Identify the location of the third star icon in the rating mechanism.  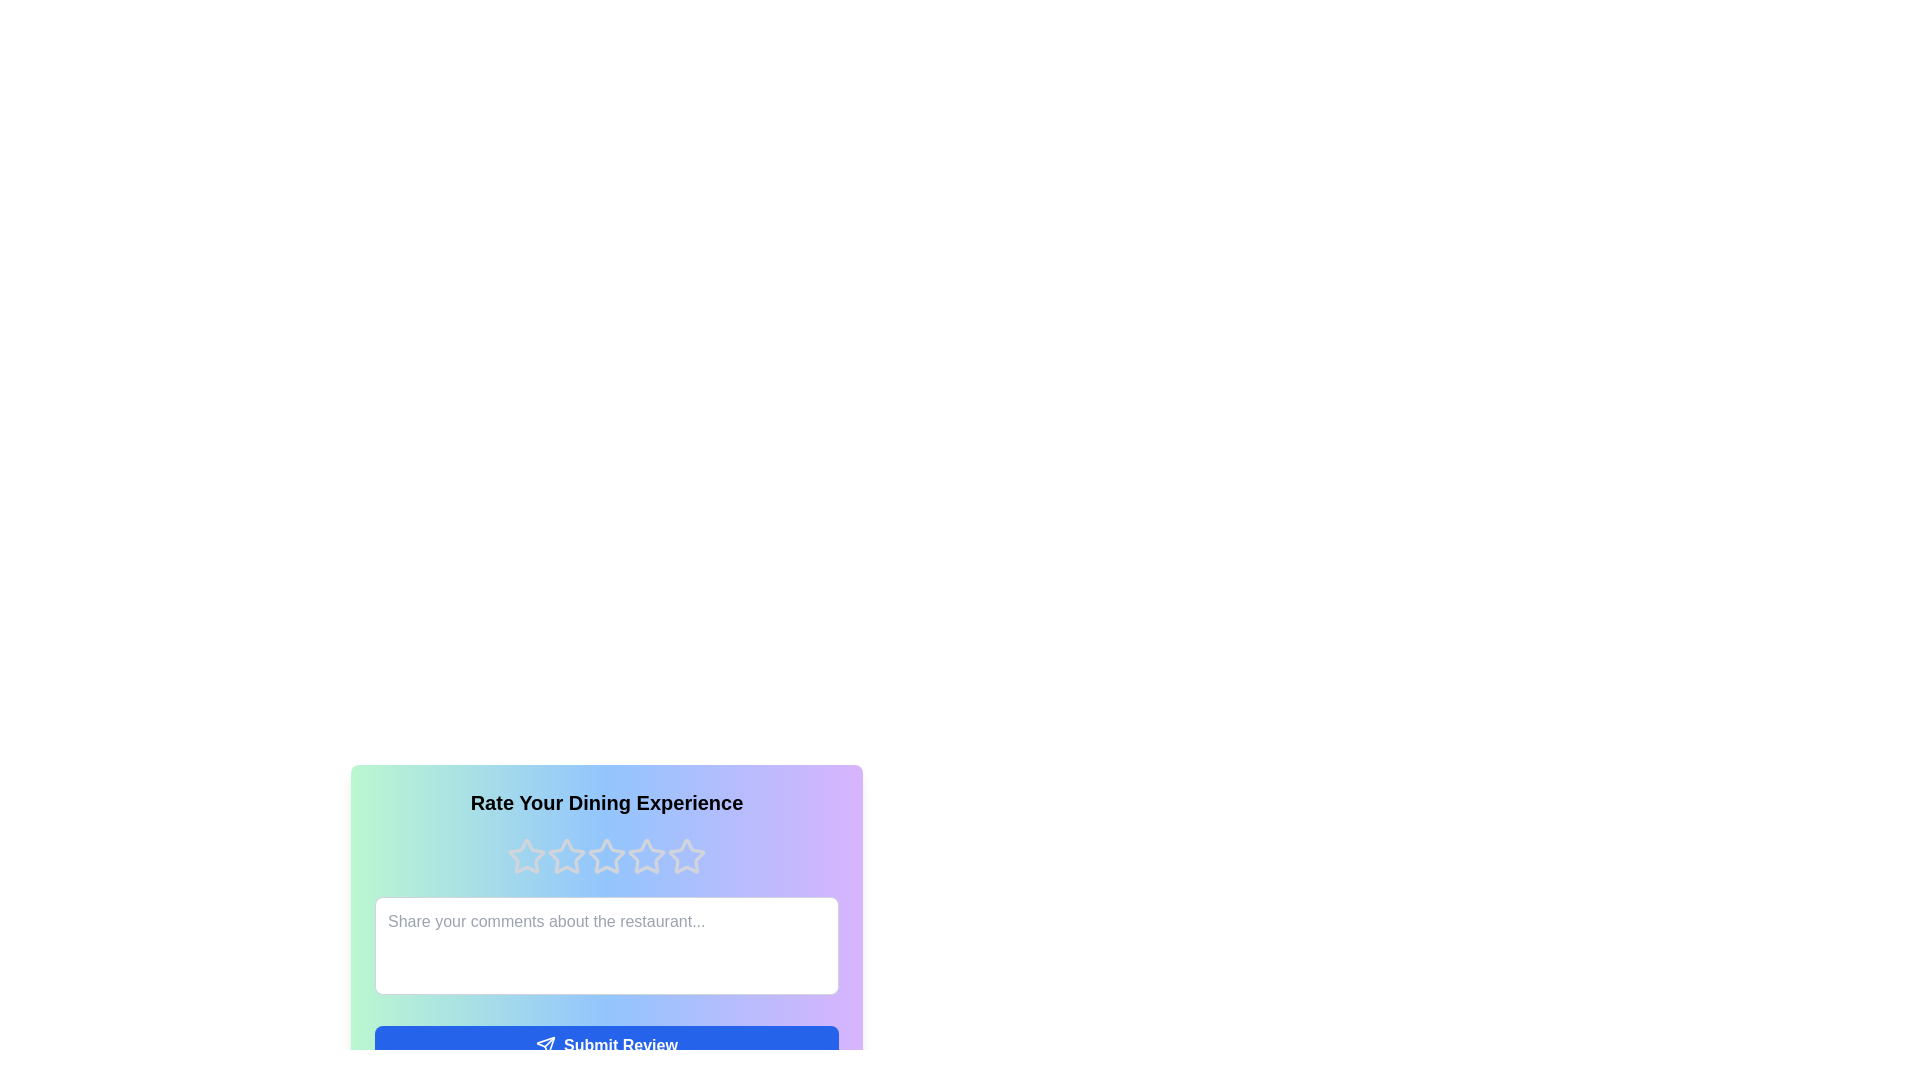
(605, 855).